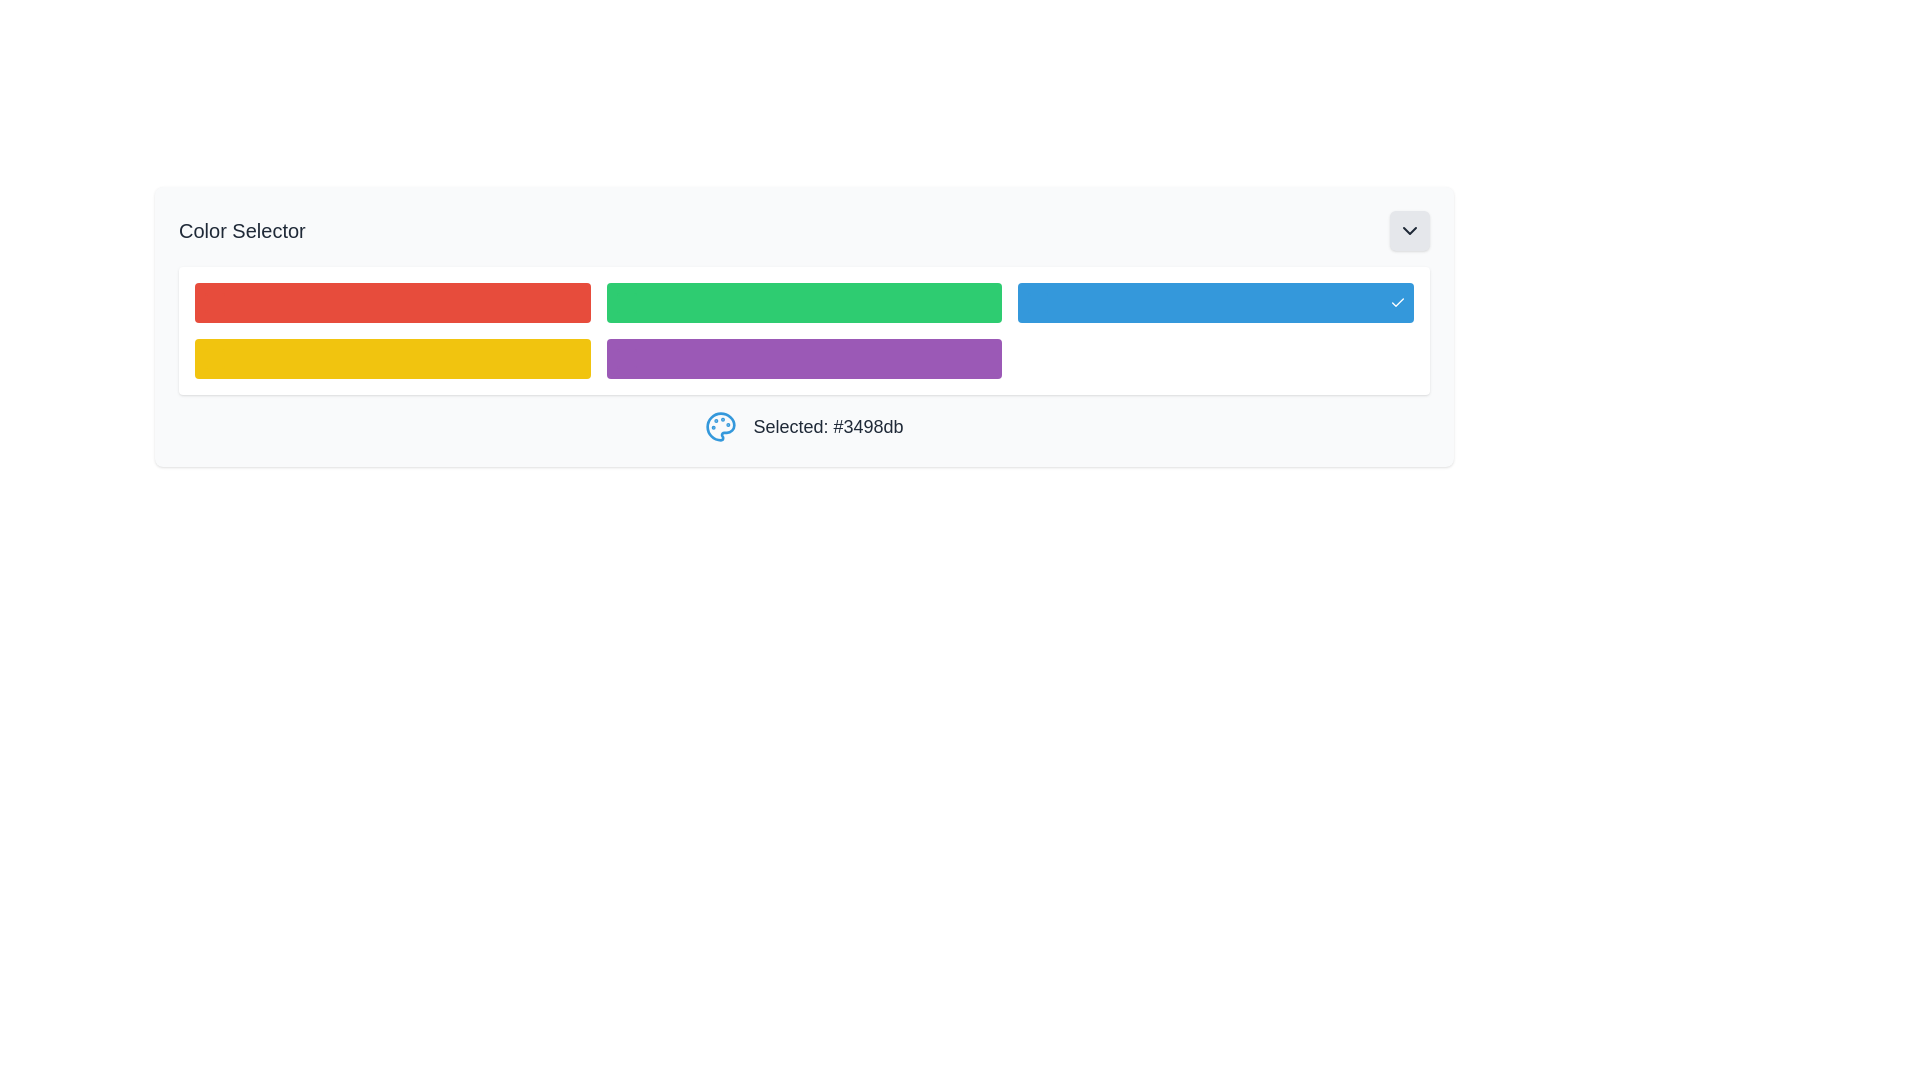  What do you see at coordinates (1409, 230) in the screenshot?
I see `the dropdown toggle button located in the top-right corner of the 'Color Selector' section` at bounding box center [1409, 230].